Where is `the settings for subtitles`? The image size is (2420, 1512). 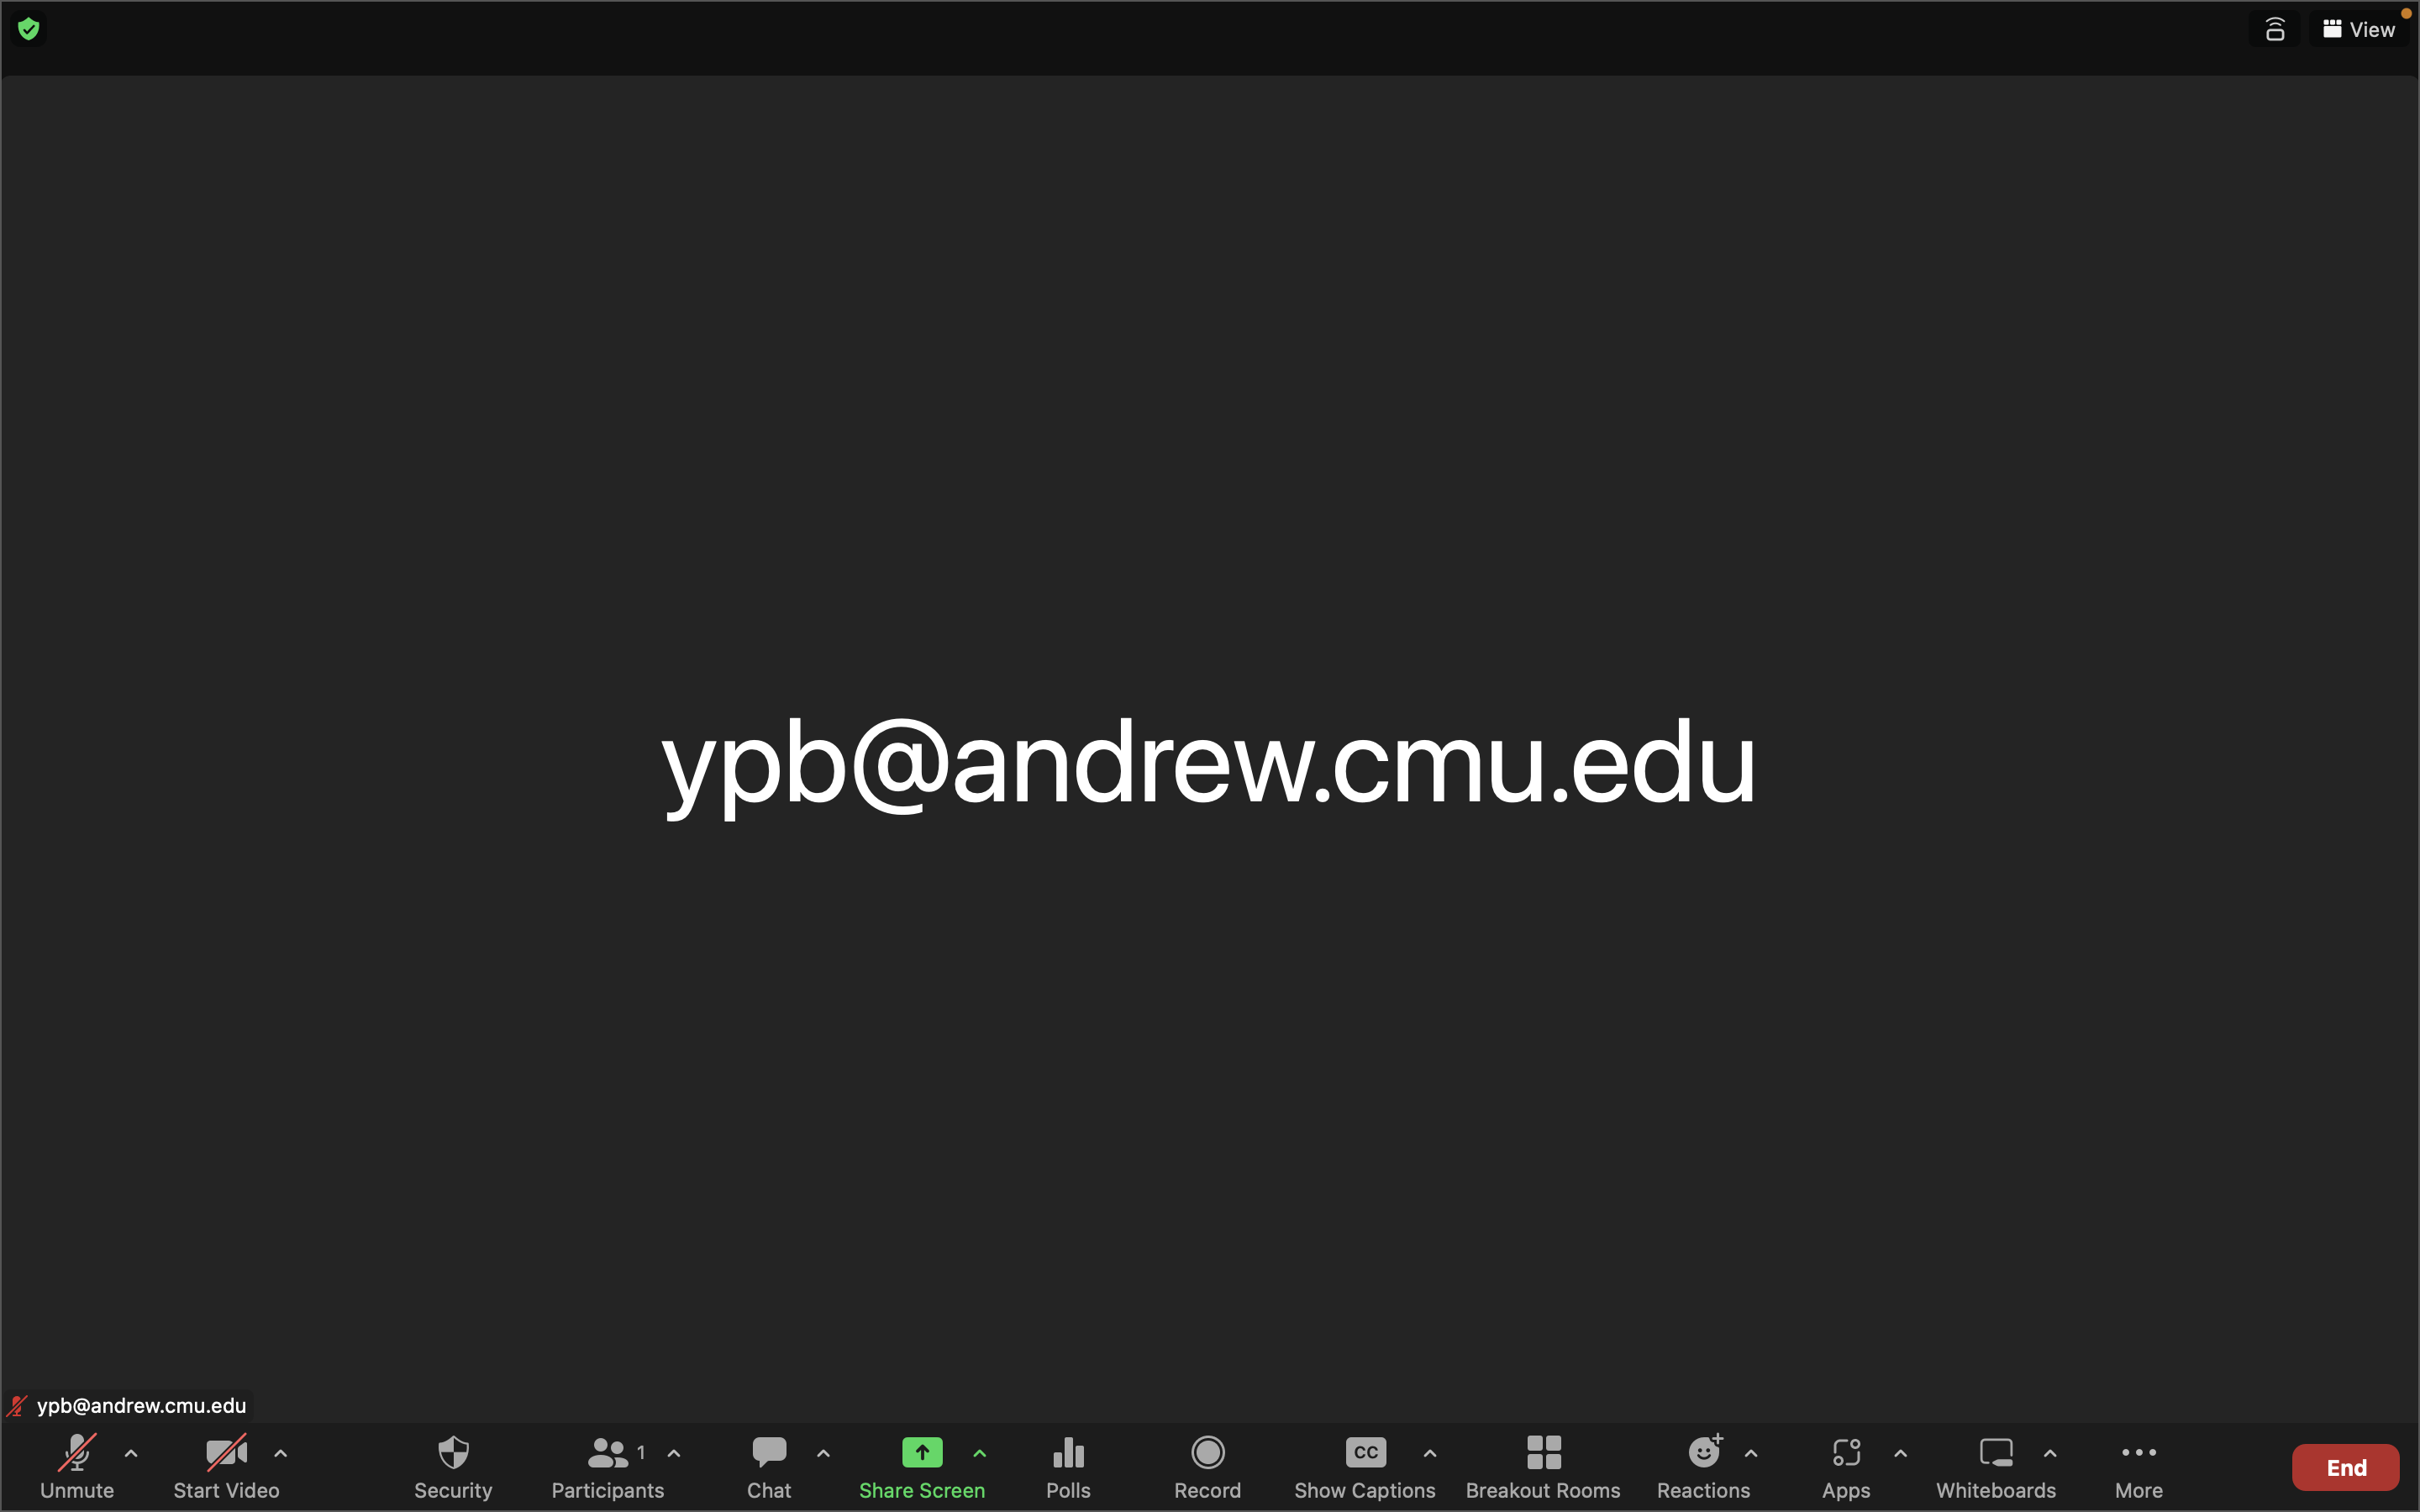
the settings for subtitles is located at coordinates (1429, 1456).